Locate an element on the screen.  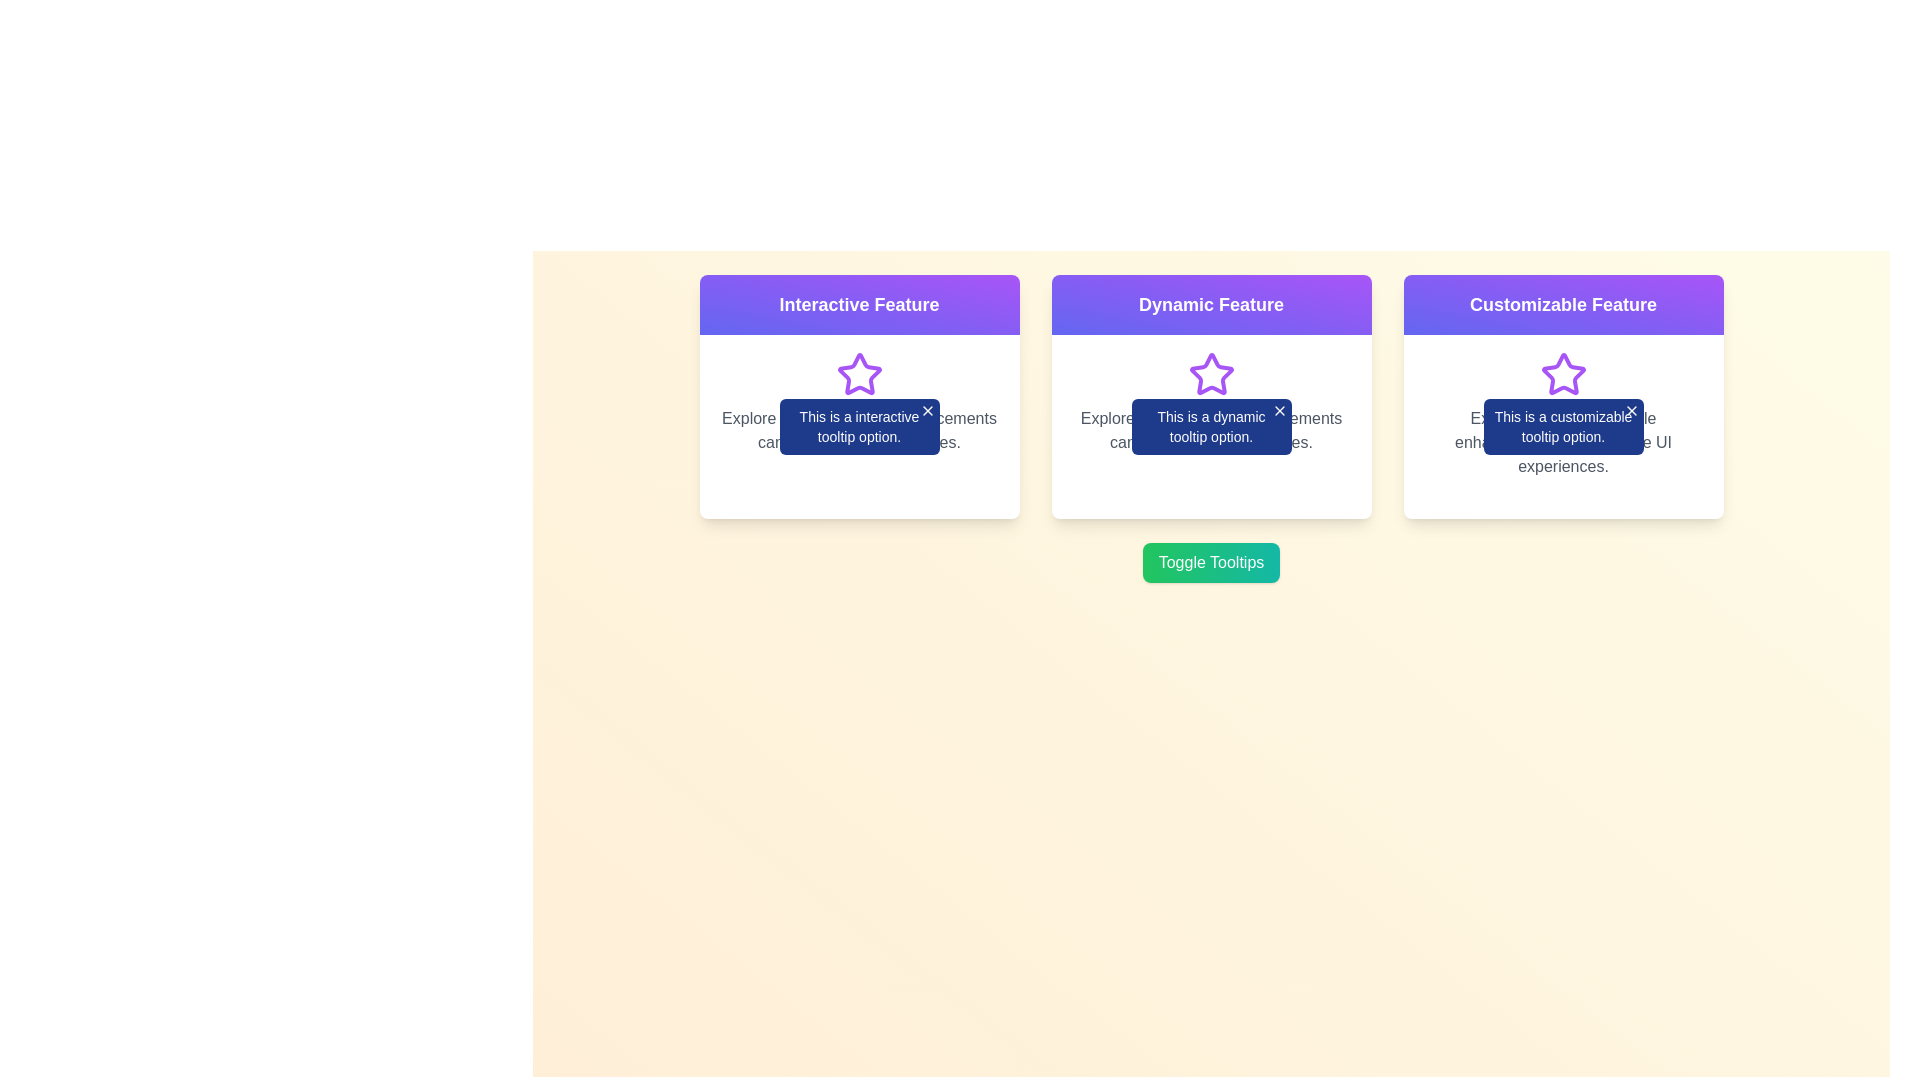
the close button located in the top-right corner of the tooltip labeled 'This is a interactive tooltip option' by is located at coordinates (926, 410).